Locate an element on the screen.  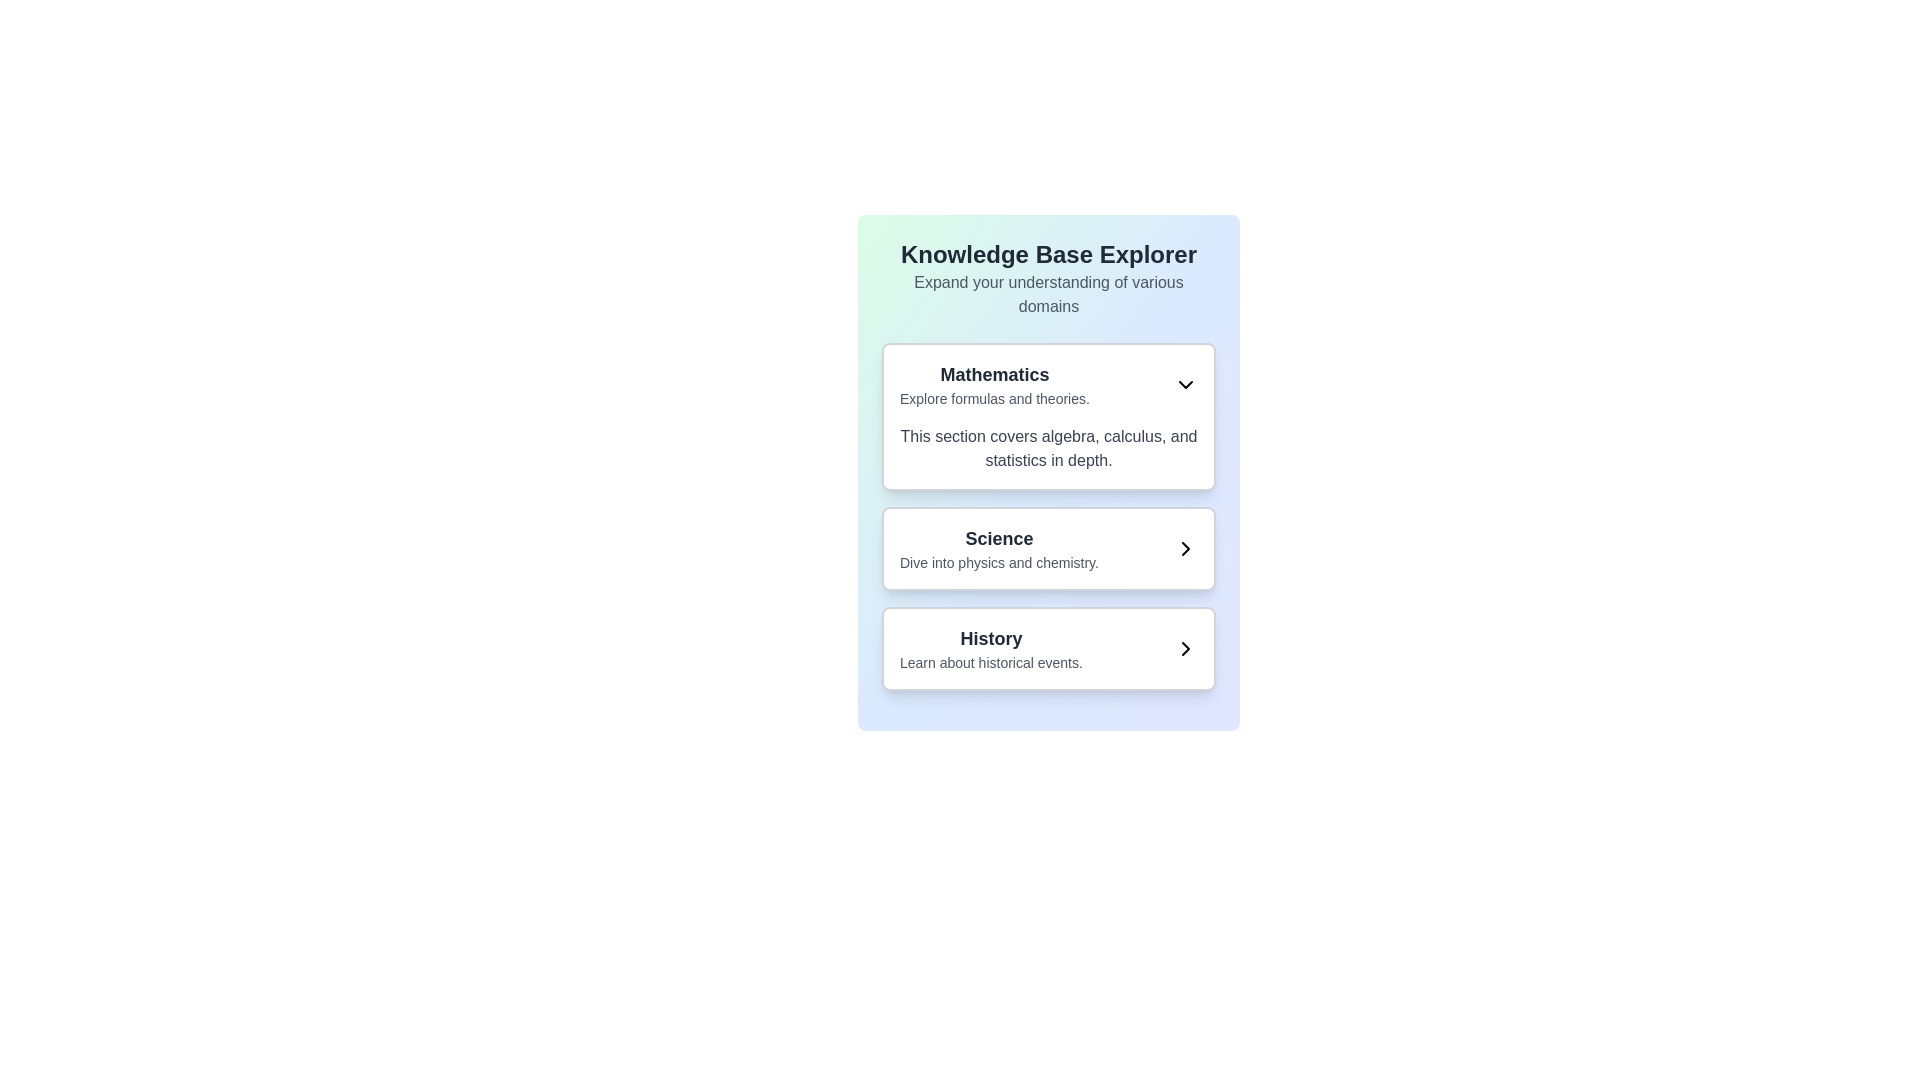
the rightward Chevron arrow icon located to the right of the 'Science' section to indicate further navigation options is located at coordinates (1185, 548).